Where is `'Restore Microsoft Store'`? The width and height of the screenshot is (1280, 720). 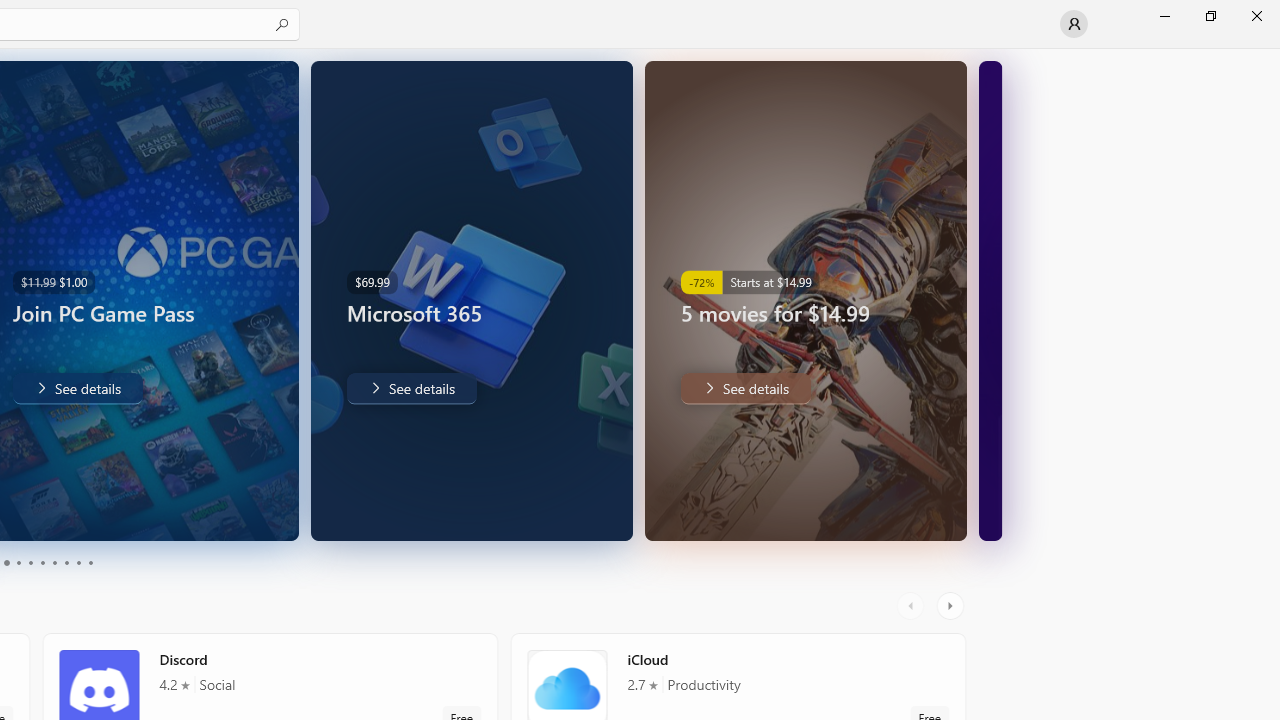 'Restore Microsoft Store' is located at coordinates (1209, 15).